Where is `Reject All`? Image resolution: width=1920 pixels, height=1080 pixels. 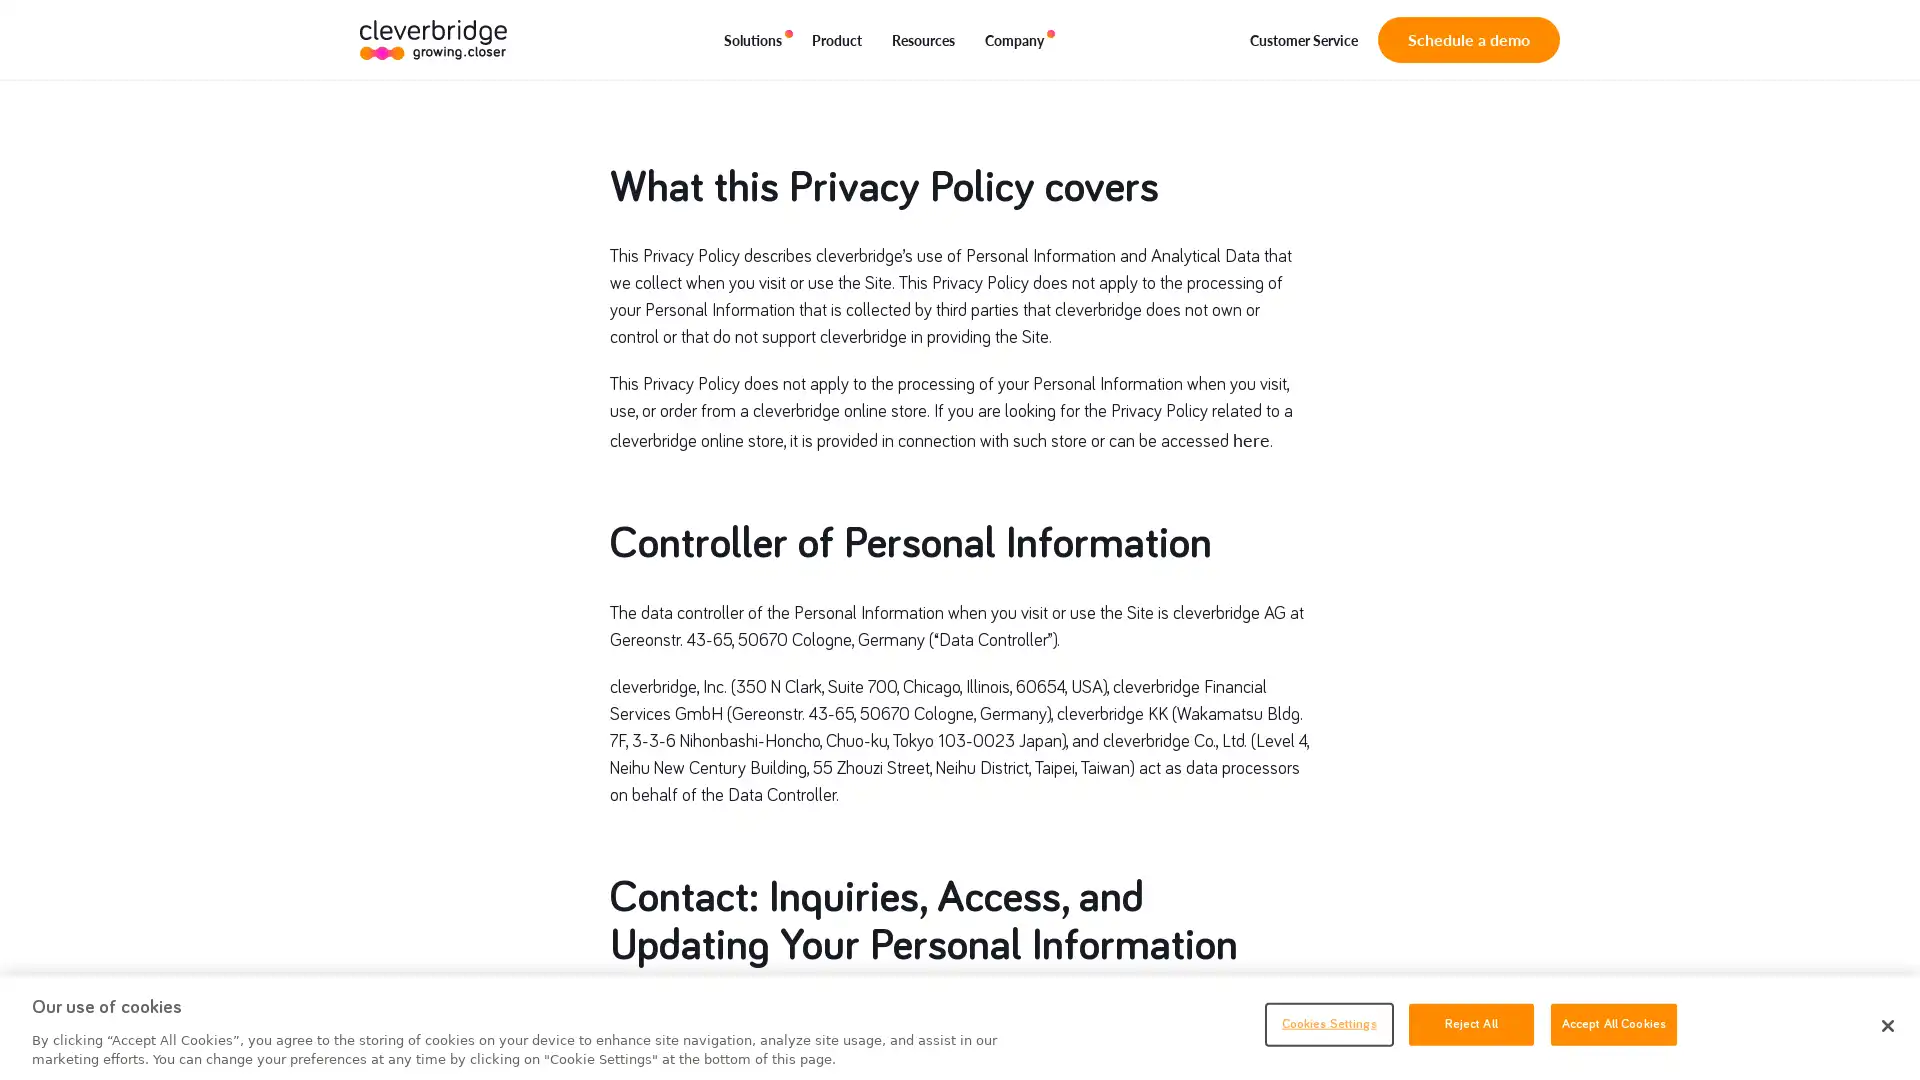
Reject All is located at coordinates (1470, 1023).